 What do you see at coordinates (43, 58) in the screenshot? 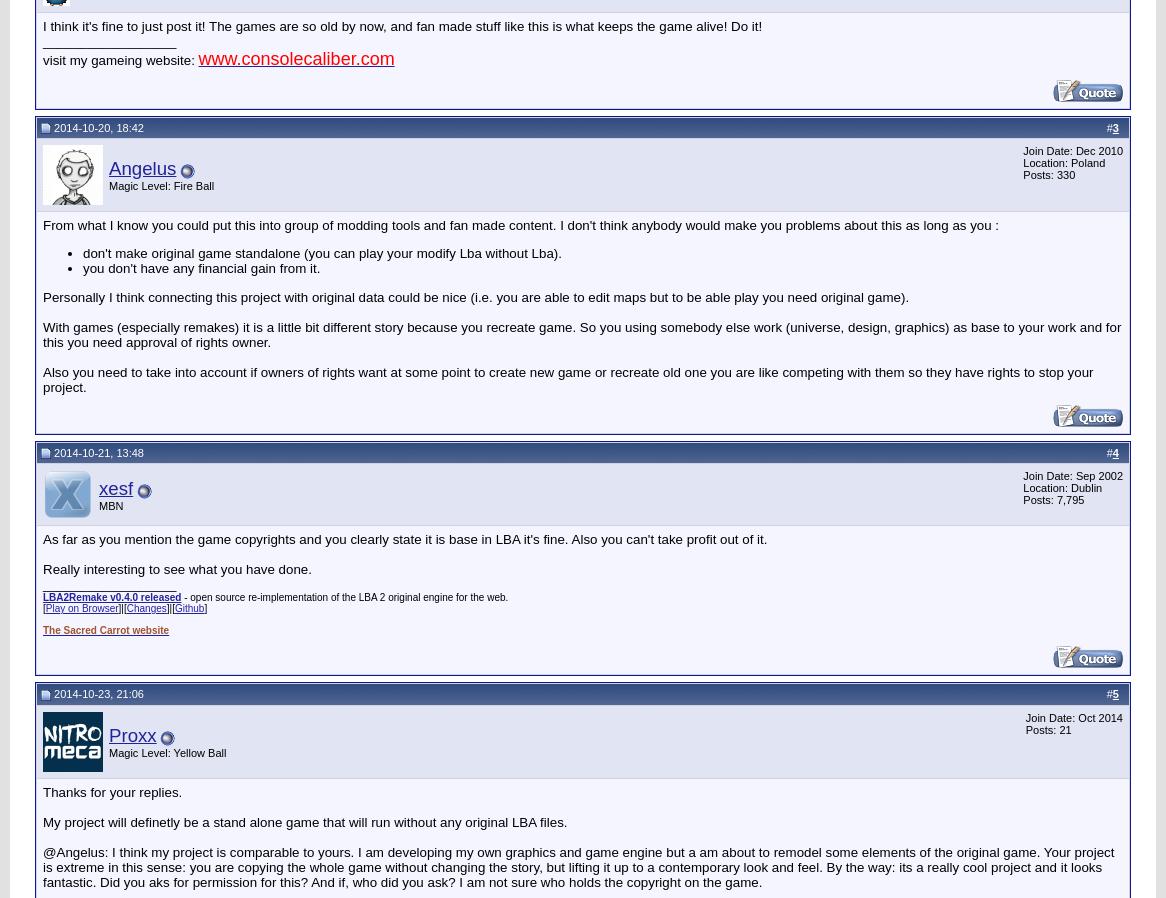
I see `'visit my gameing website:'` at bounding box center [43, 58].